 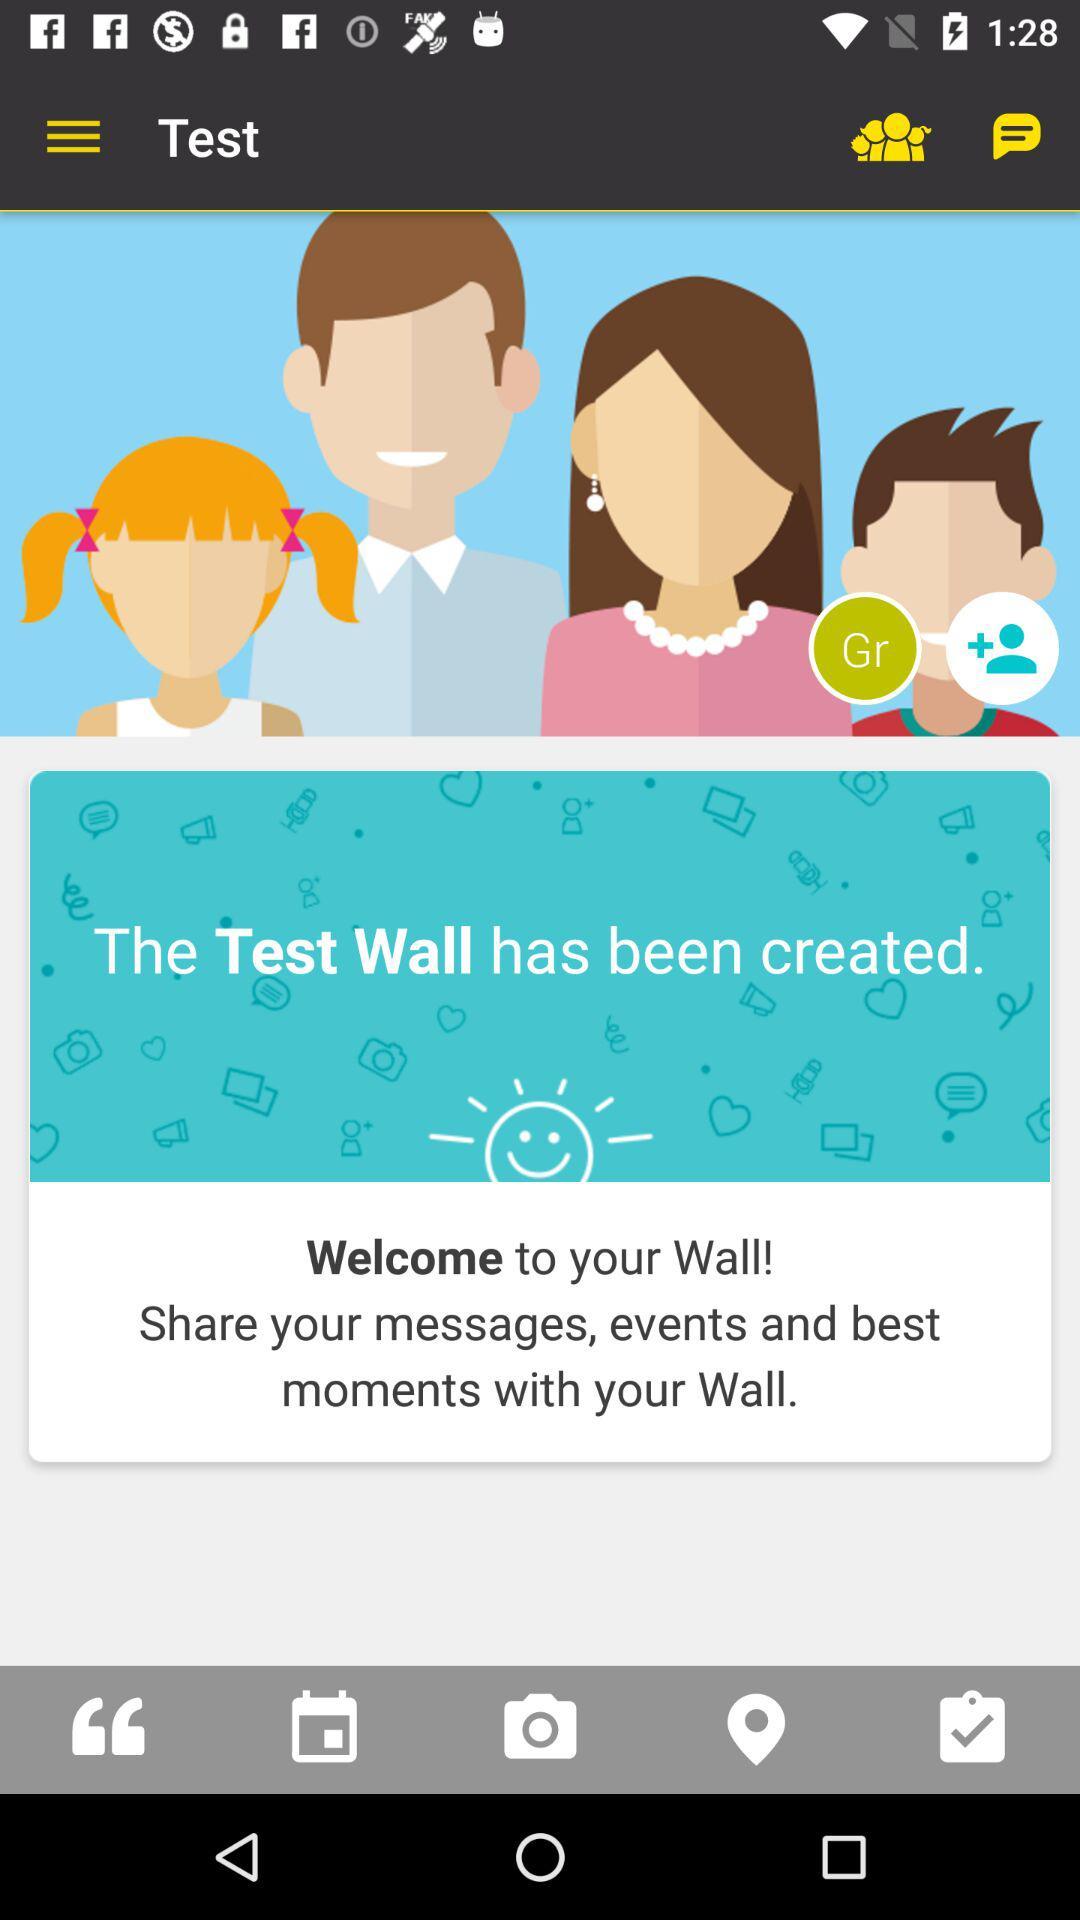 What do you see at coordinates (540, 976) in the screenshot?
I see `item above welcome to your icon` at bounding box center [540, 976].